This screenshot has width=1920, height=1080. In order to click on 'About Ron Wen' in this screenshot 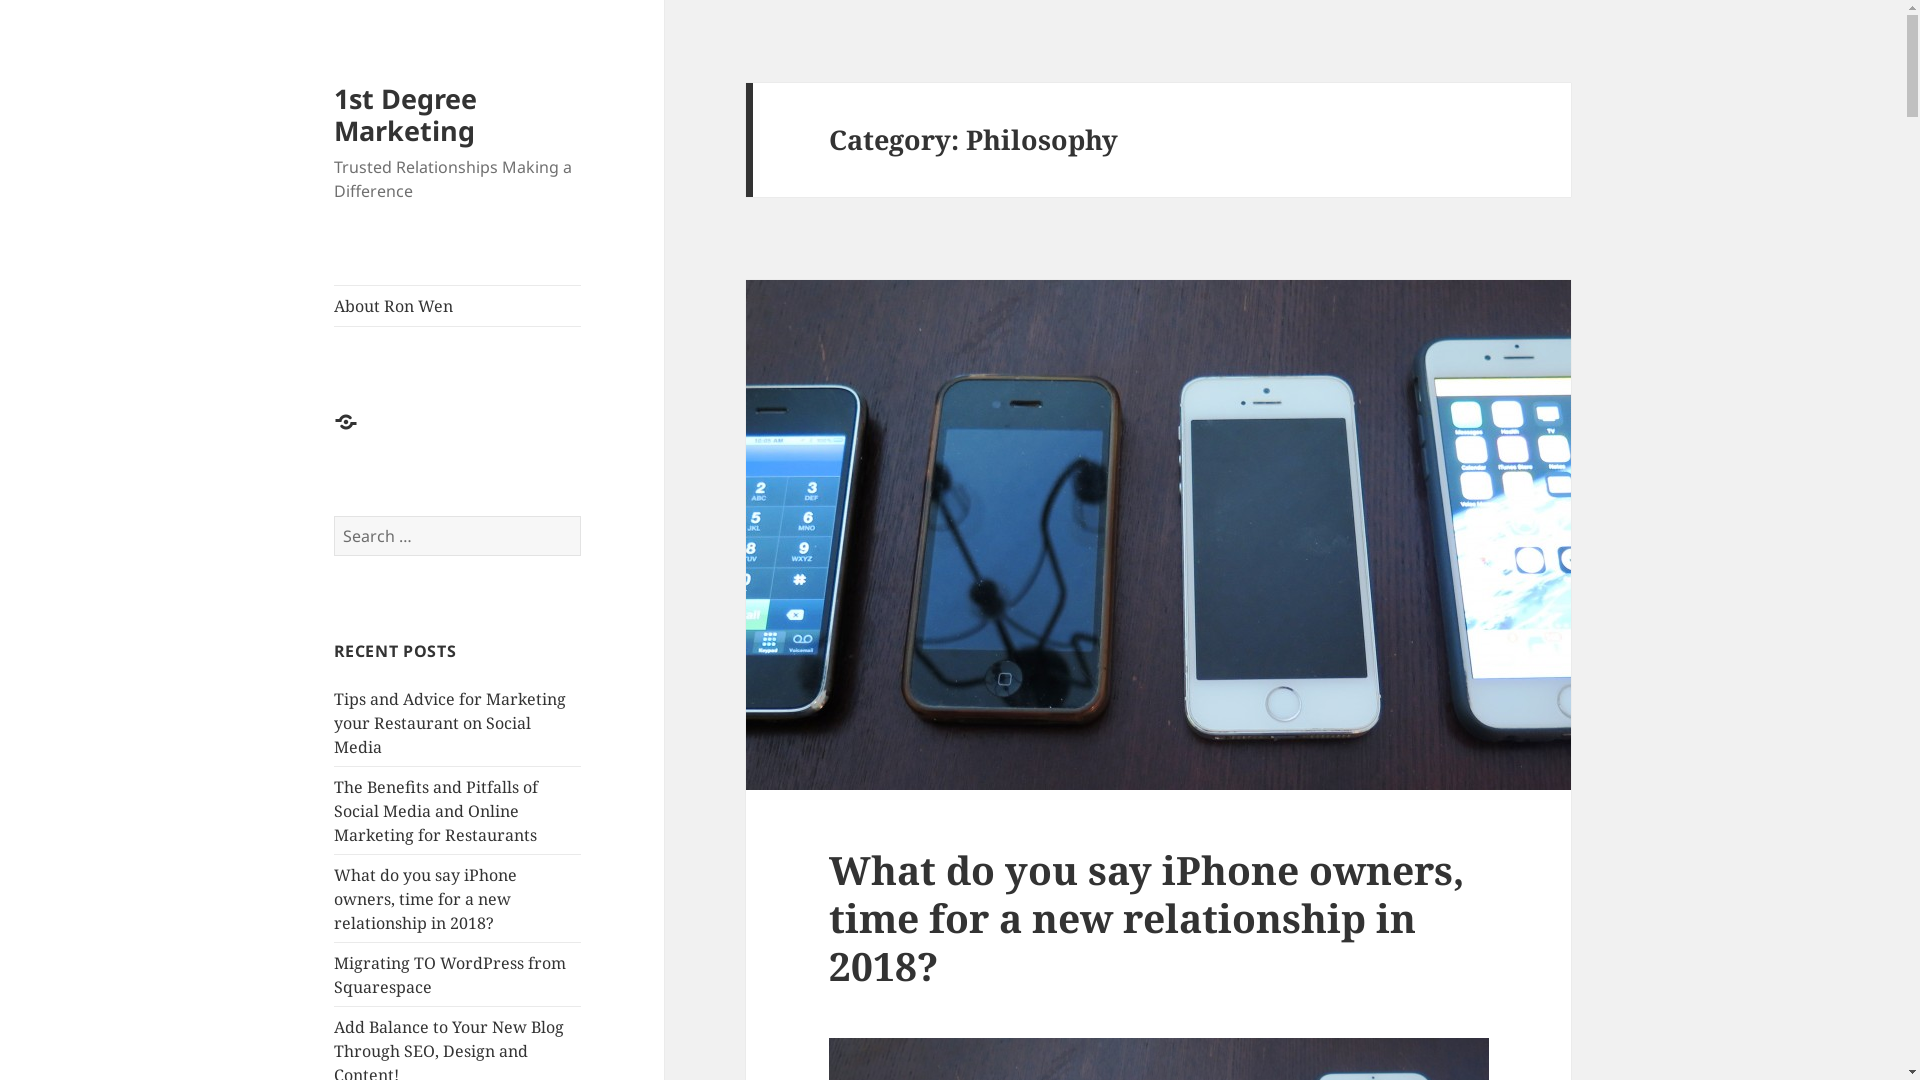, I will do `click(334, 305)`.